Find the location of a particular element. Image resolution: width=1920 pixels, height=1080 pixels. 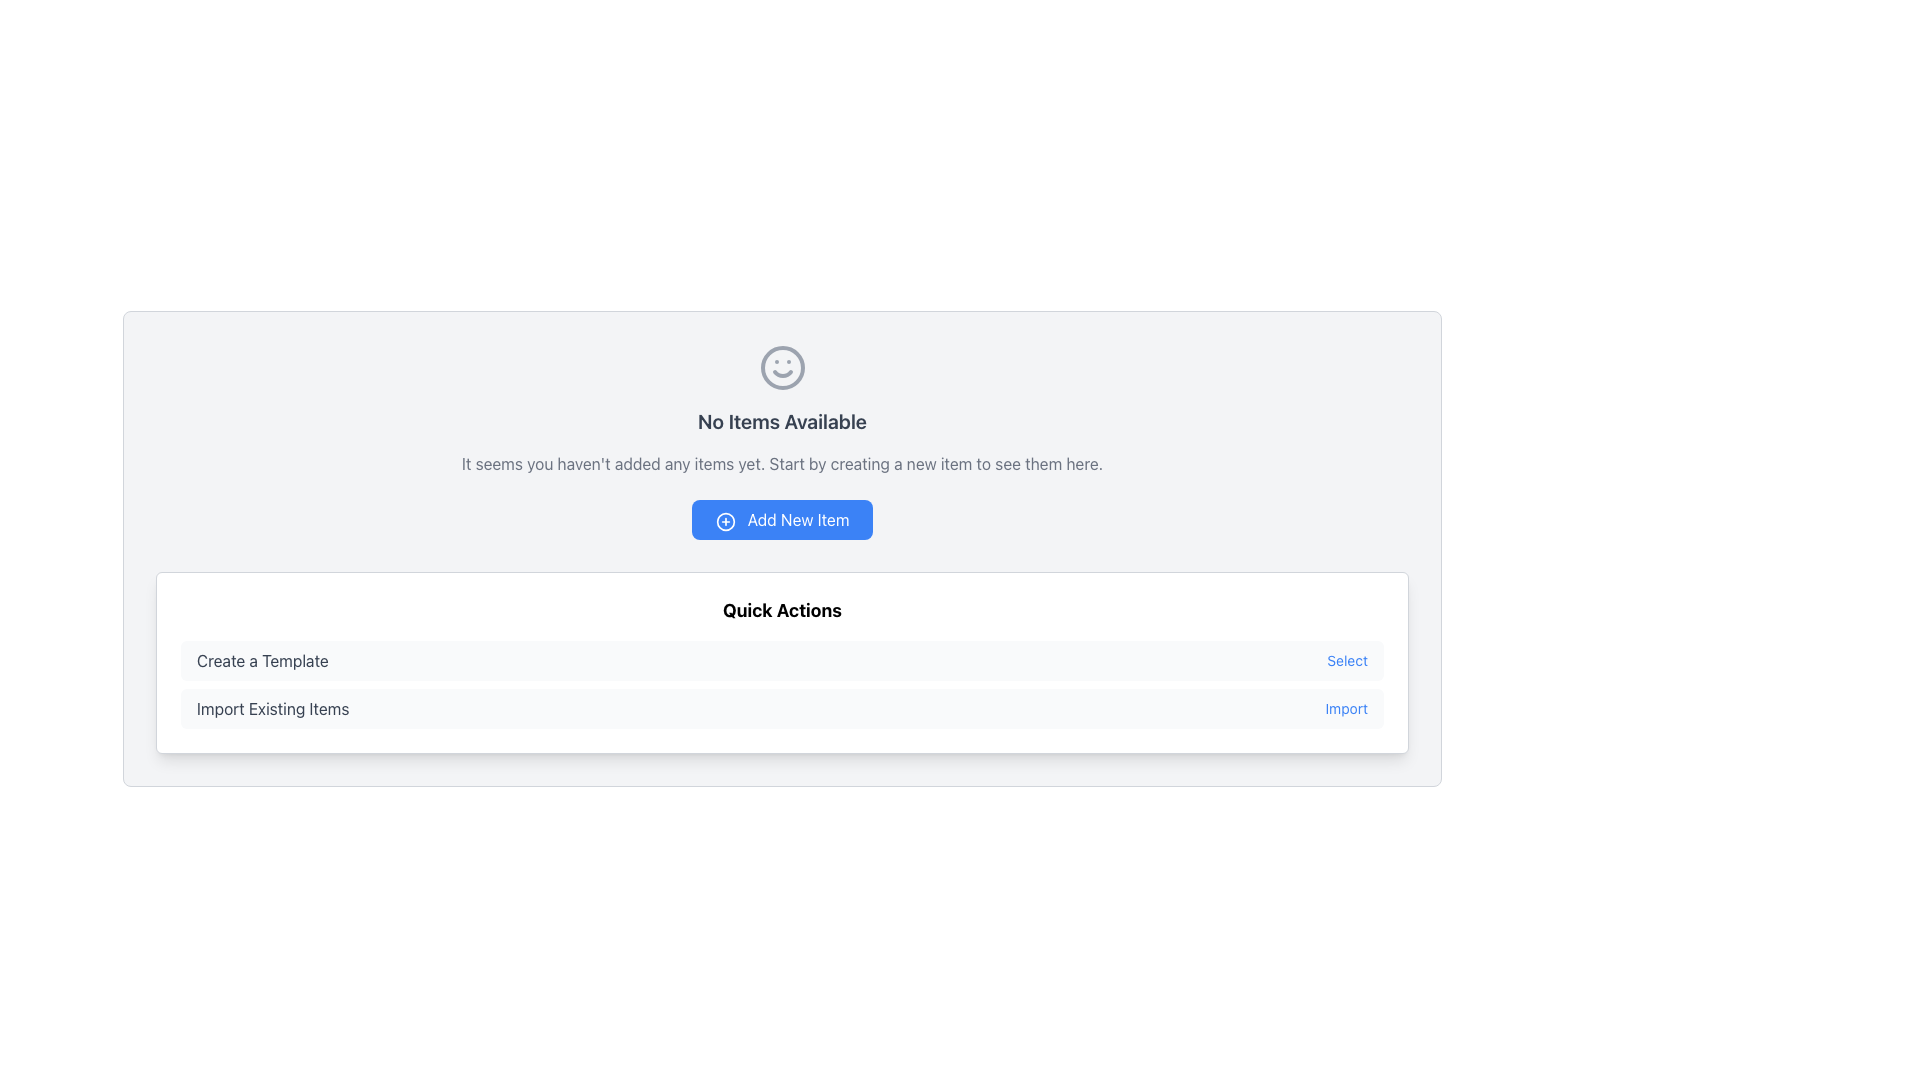

the button located below the headline 'No Items Available' and above the 'Quick Actions' section to initiate item creation is located at coordinates (781, 519).